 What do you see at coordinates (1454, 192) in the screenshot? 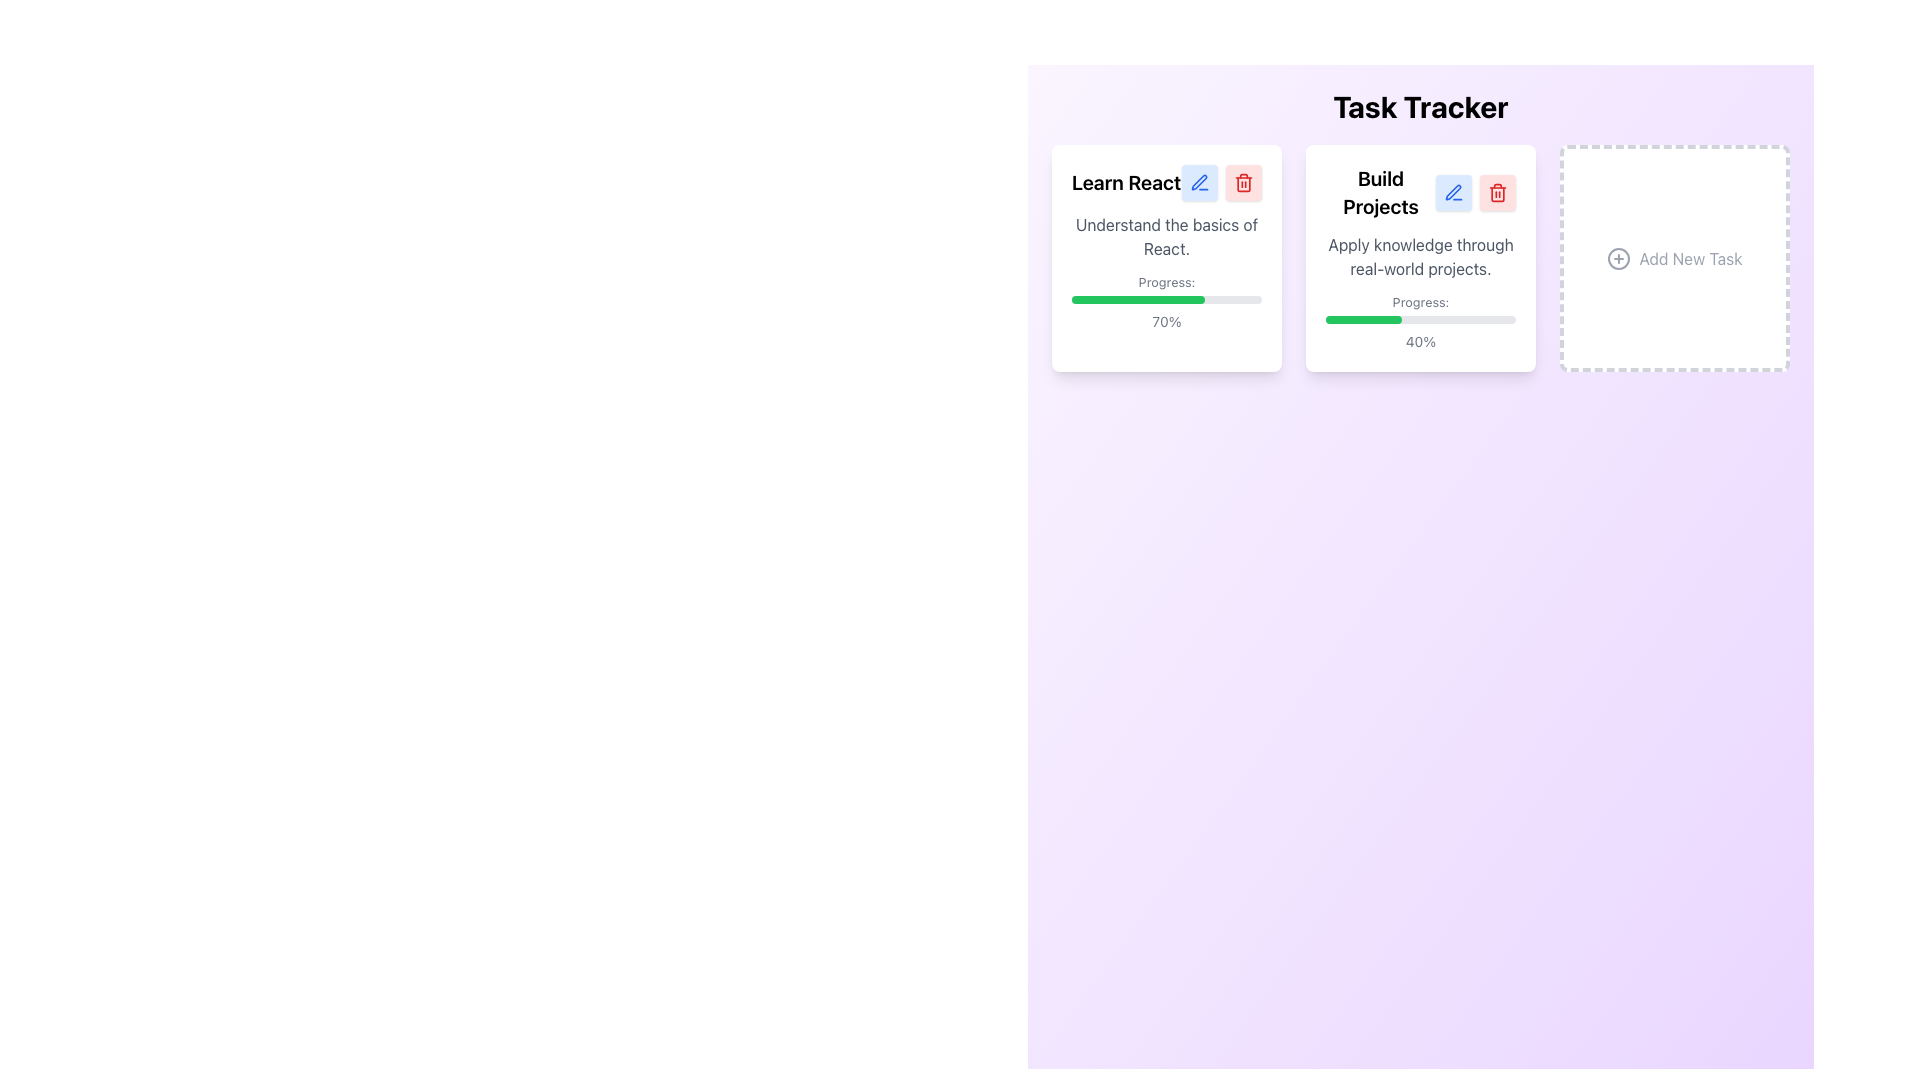
I see `the blue pen icon indicating editing functionality located in the top-right corner of the 'Build Projects' task card` at bounding box center [1454, 192].